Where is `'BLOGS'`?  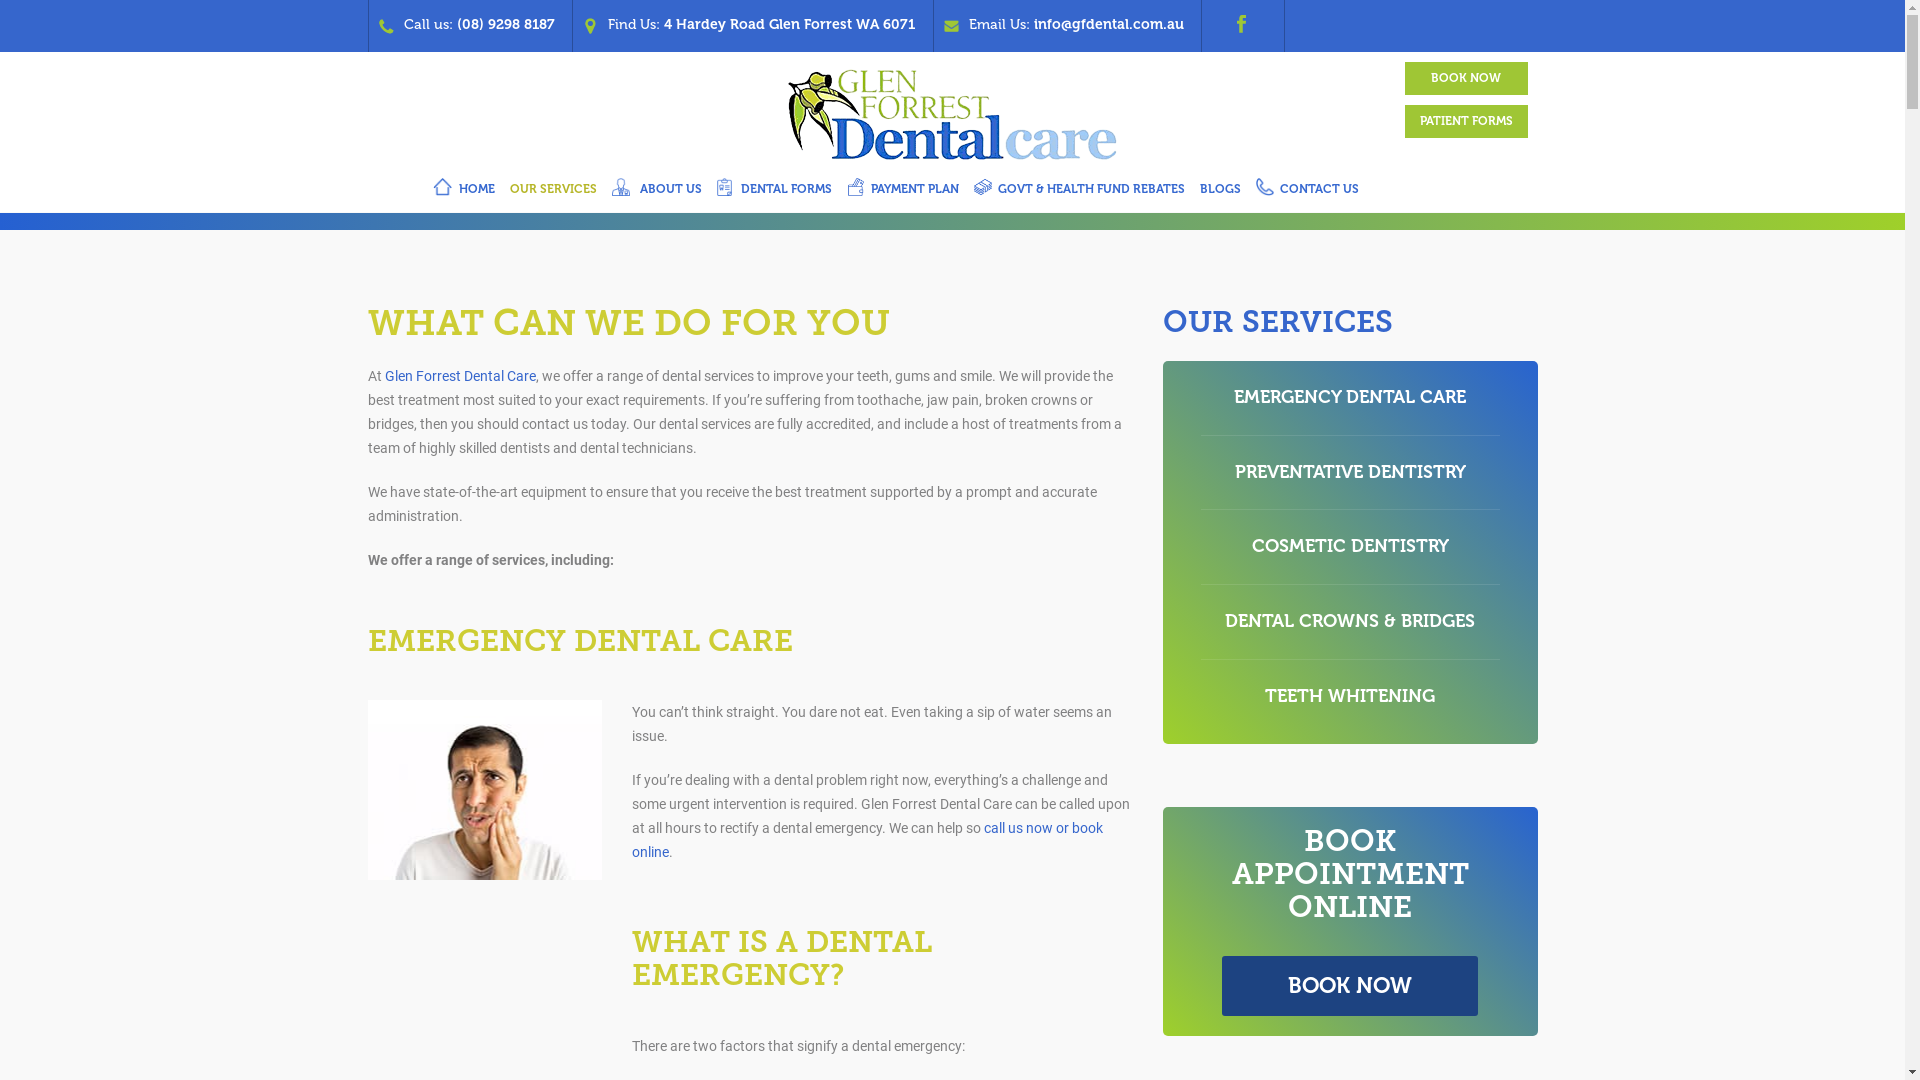
'BLOGS' is located at coordinates (1218, 192).